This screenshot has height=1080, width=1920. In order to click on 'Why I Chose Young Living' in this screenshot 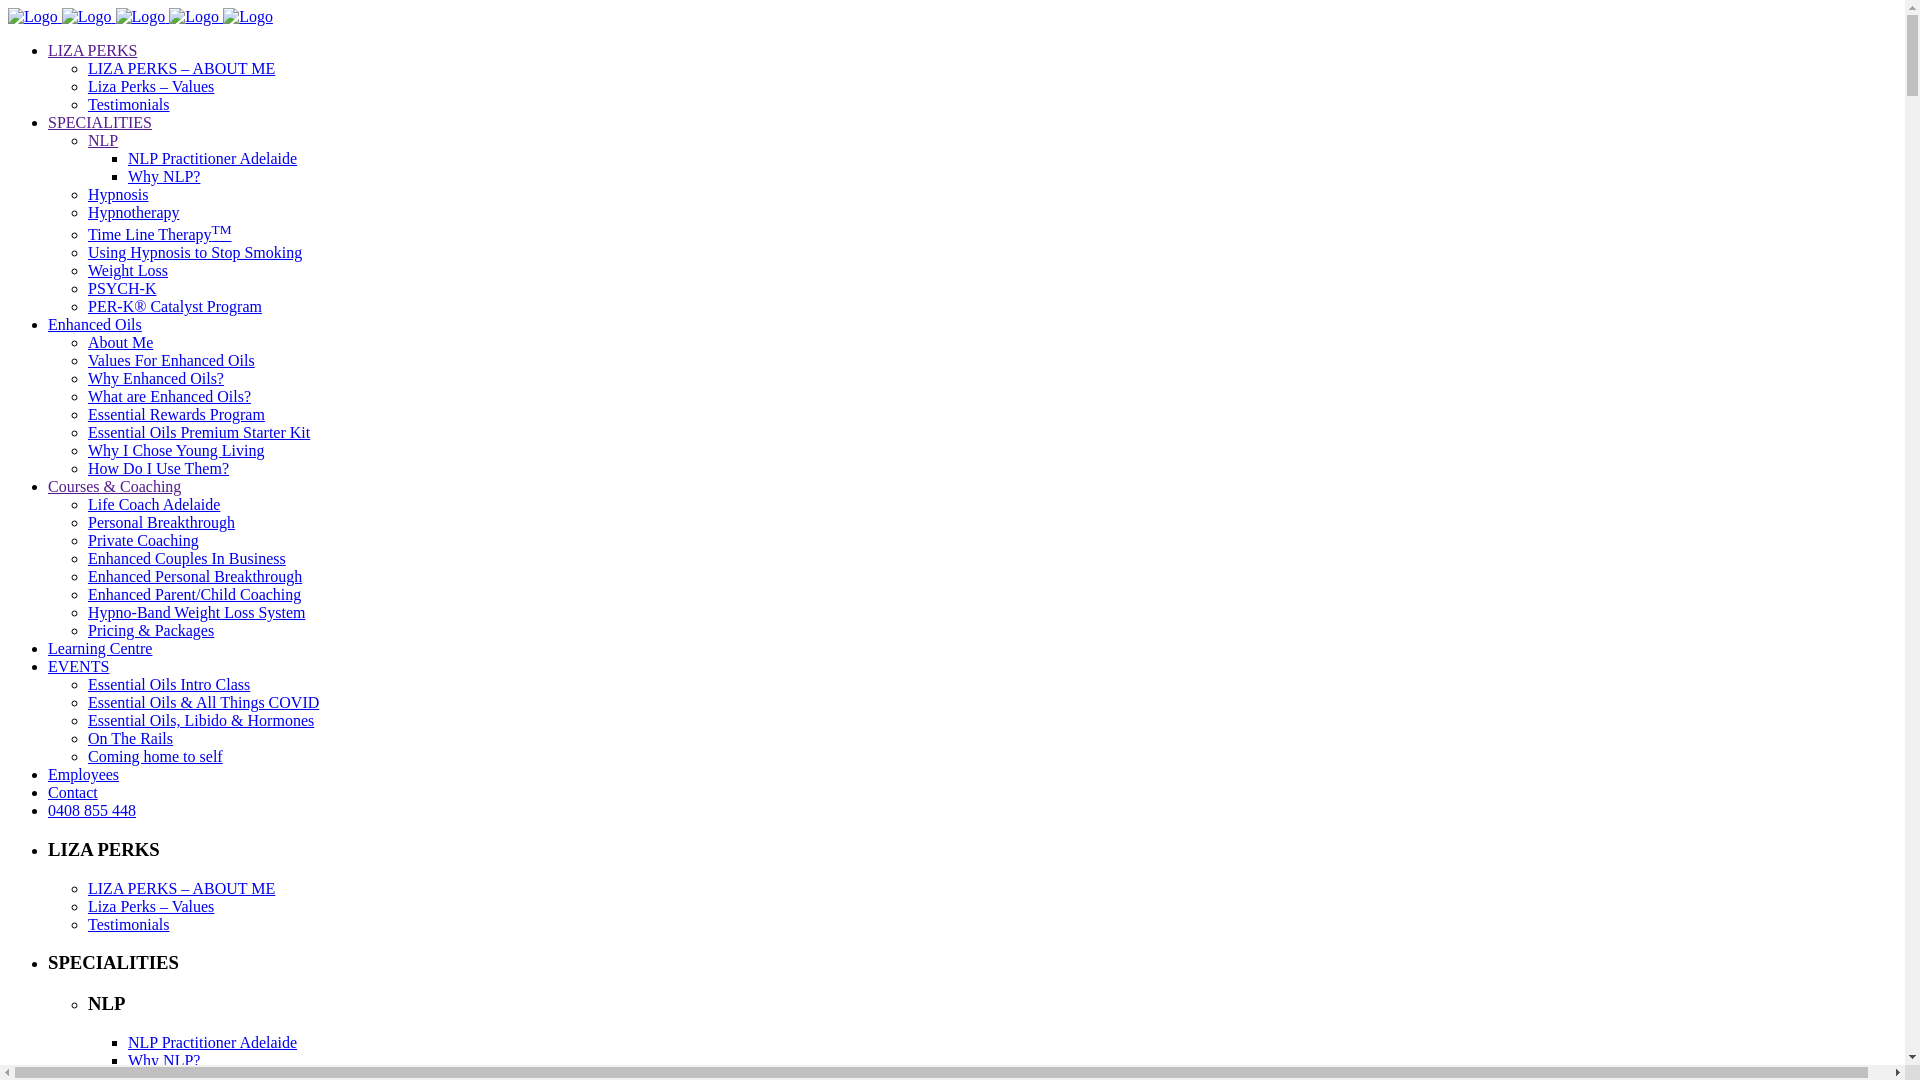, I will do `click(176, 450)`.